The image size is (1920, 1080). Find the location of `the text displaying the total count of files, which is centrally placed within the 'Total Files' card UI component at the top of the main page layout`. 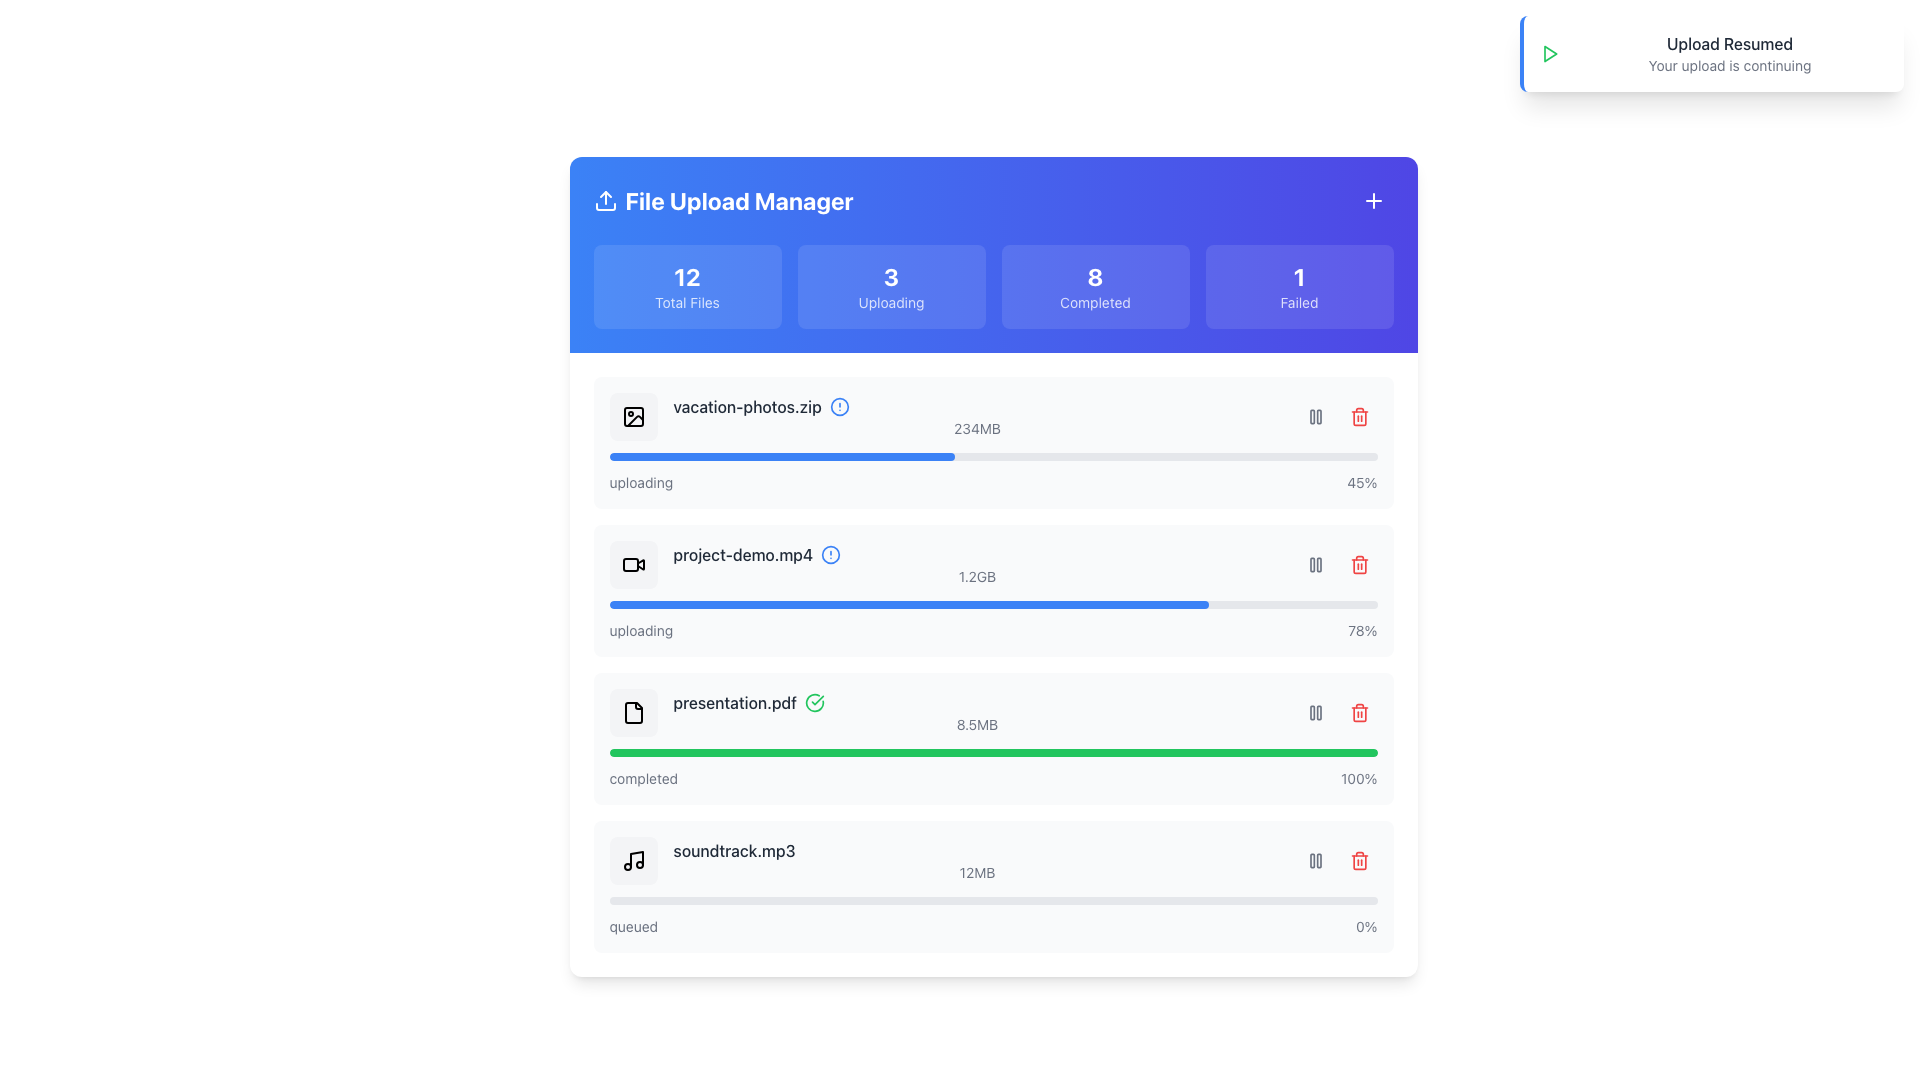

the text displaying the total count of files, which is centrally placed within the 'Total Files' card UI component at the top of the main page layout is located at coordinates (687, 277).